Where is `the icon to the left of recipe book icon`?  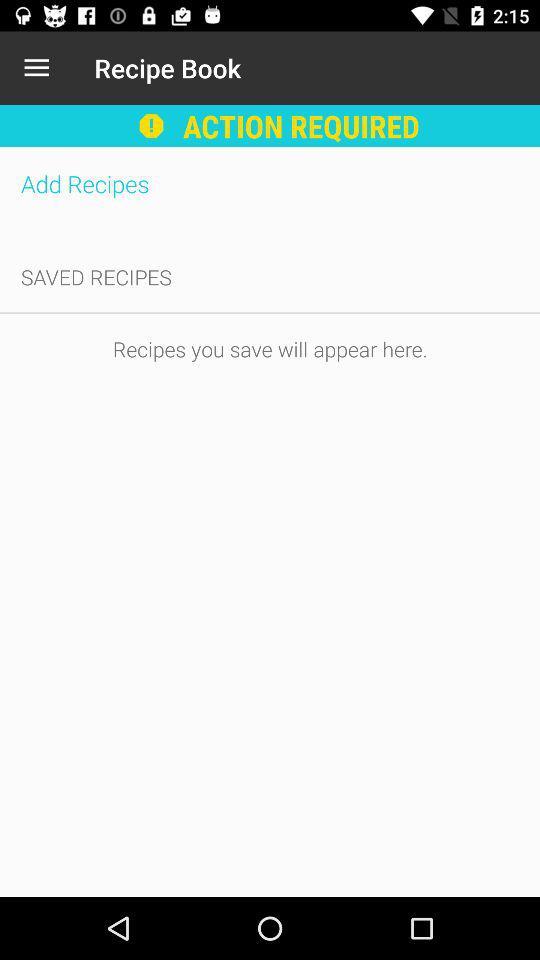
the icon to the left of recipe book icon is located at coordinates (36, 68).